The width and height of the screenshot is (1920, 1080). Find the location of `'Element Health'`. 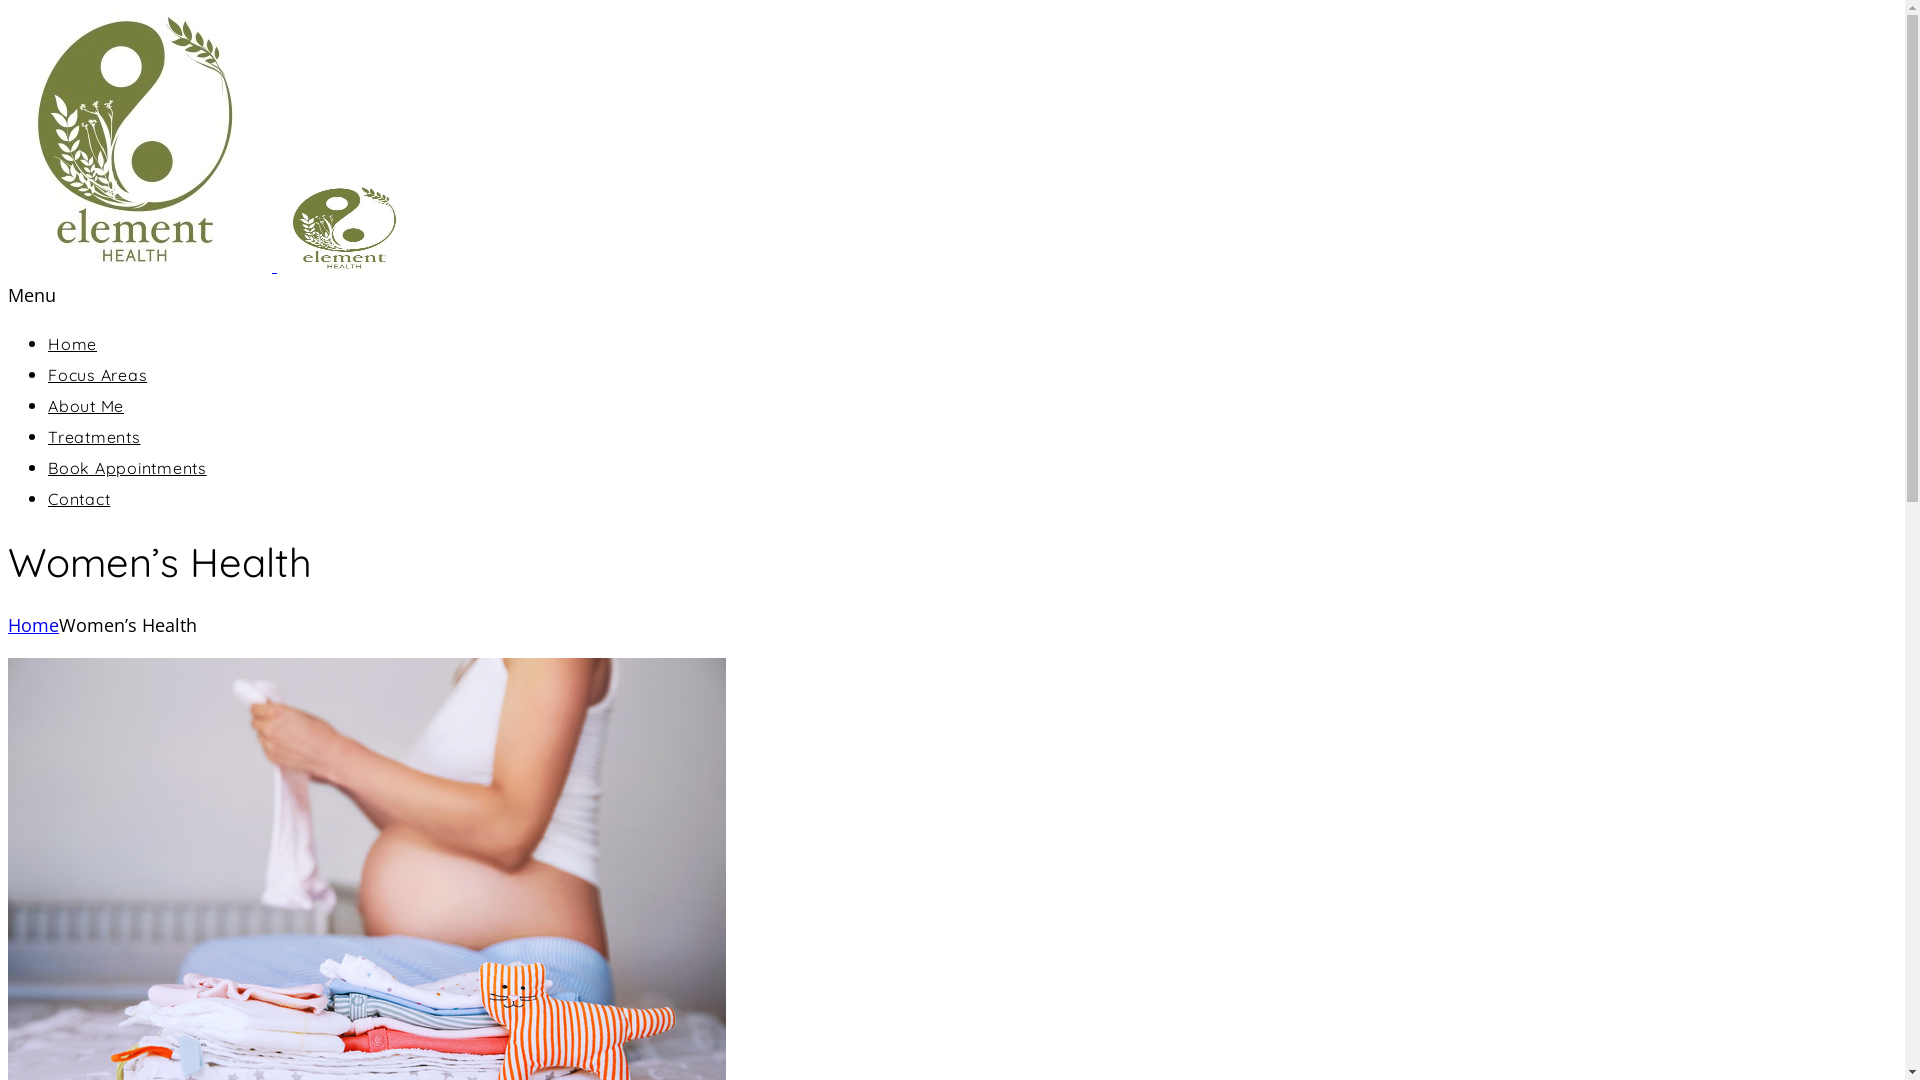

'Element Health' is located at coordinates (346, 226).